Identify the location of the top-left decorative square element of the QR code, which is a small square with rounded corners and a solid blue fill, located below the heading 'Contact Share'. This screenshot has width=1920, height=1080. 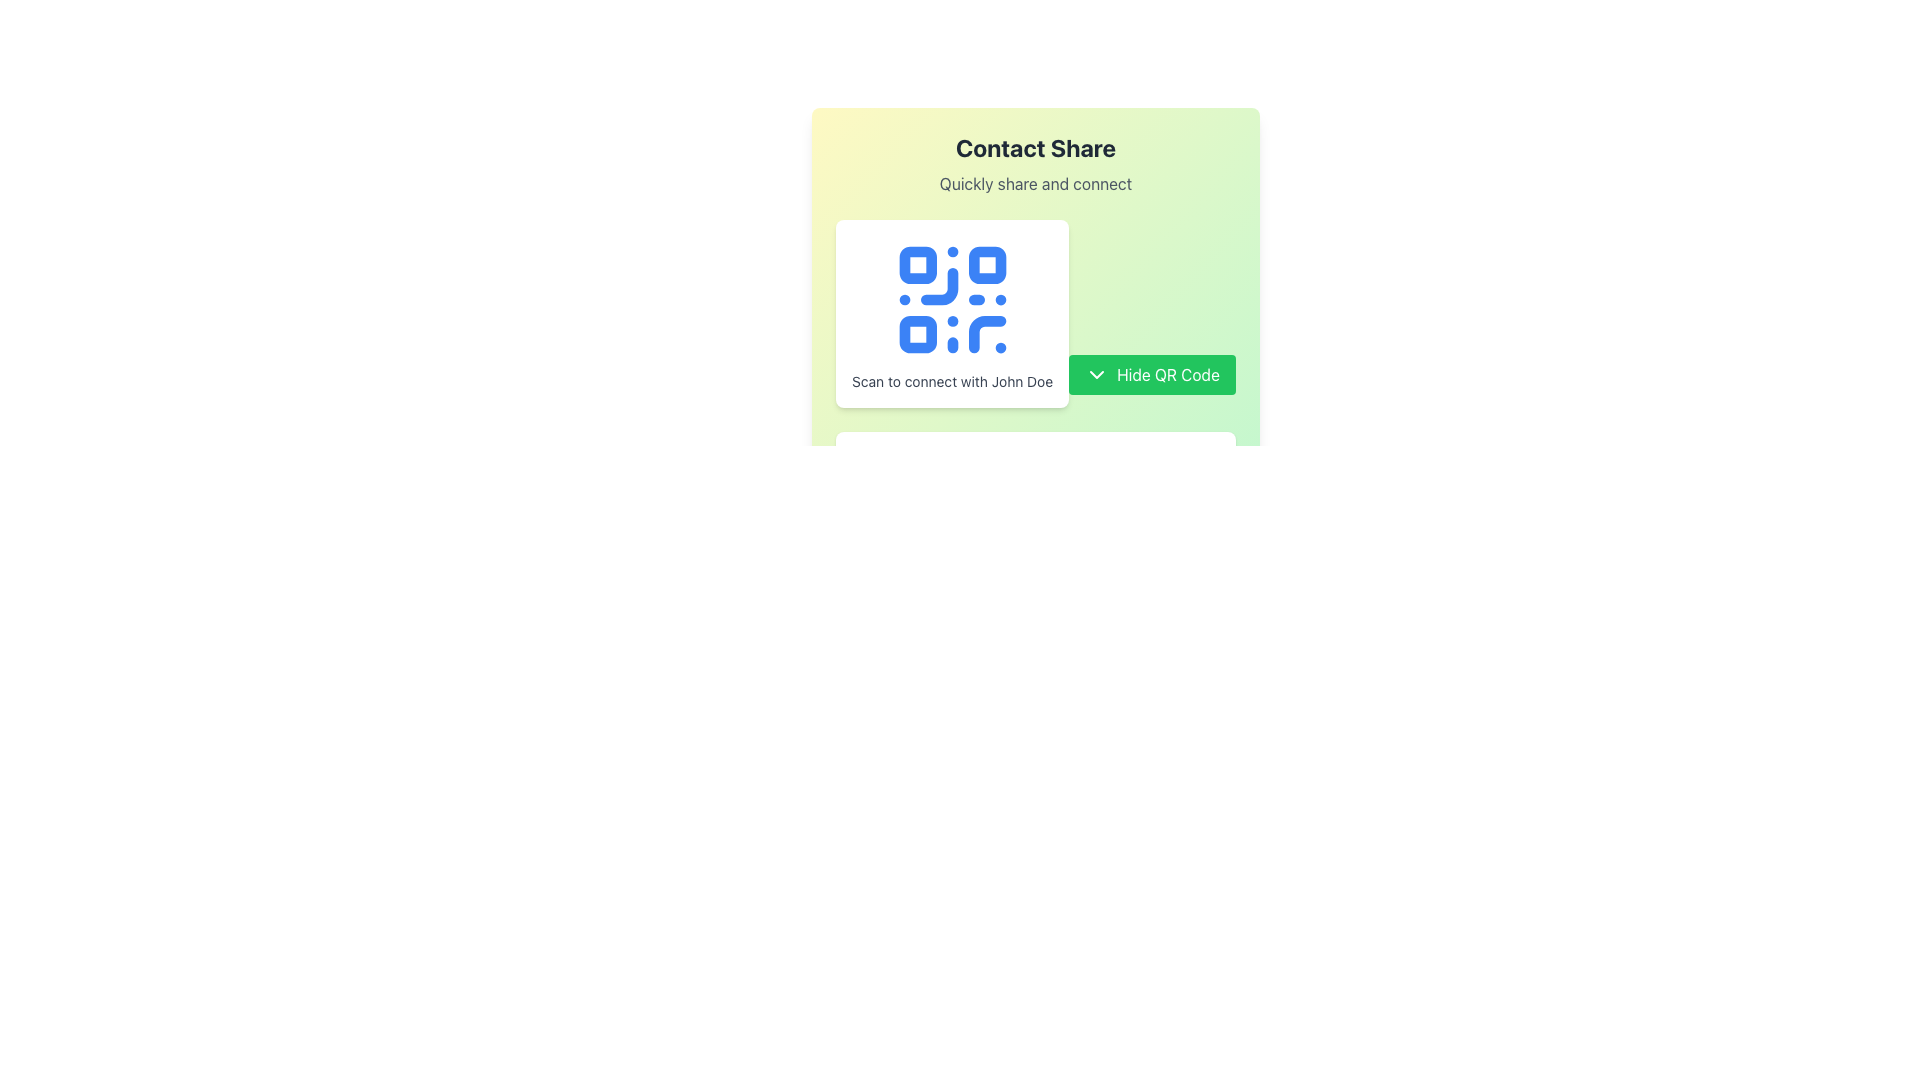
(916, 264).